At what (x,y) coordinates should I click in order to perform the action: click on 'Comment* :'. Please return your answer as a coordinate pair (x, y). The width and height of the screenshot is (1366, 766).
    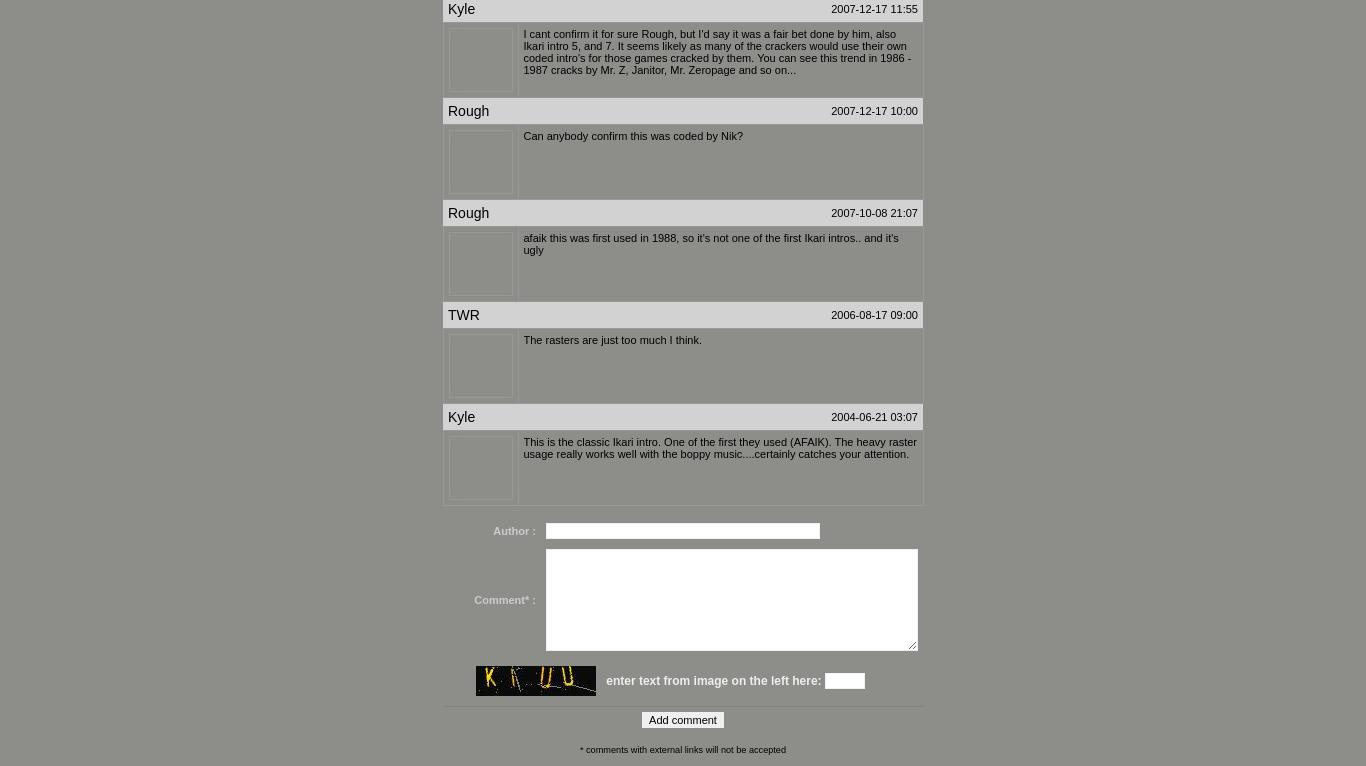
    Looking at the image, I should click on (474, 600).